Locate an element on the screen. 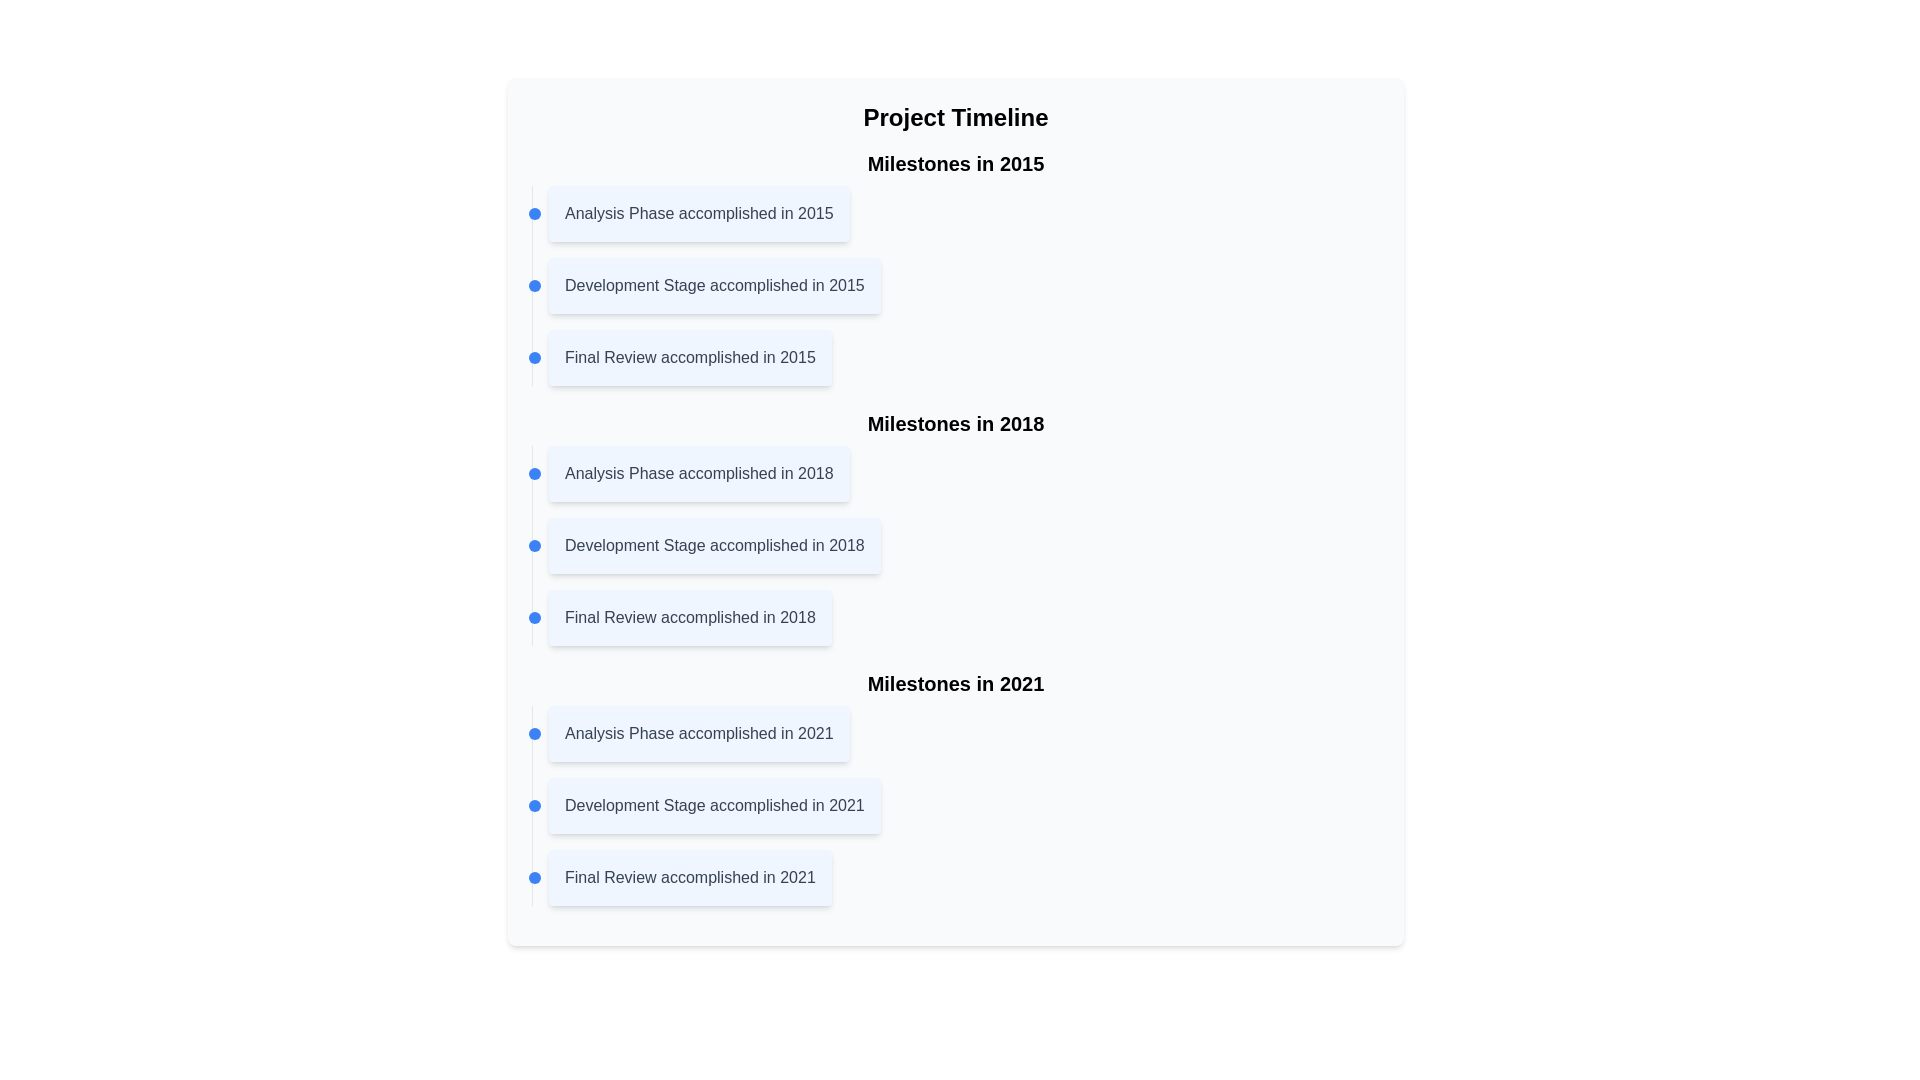  text label indicating a milestone event in the timeline, which is the third label under 'Milestones in 2018.' is located at coordinates (690, 616).